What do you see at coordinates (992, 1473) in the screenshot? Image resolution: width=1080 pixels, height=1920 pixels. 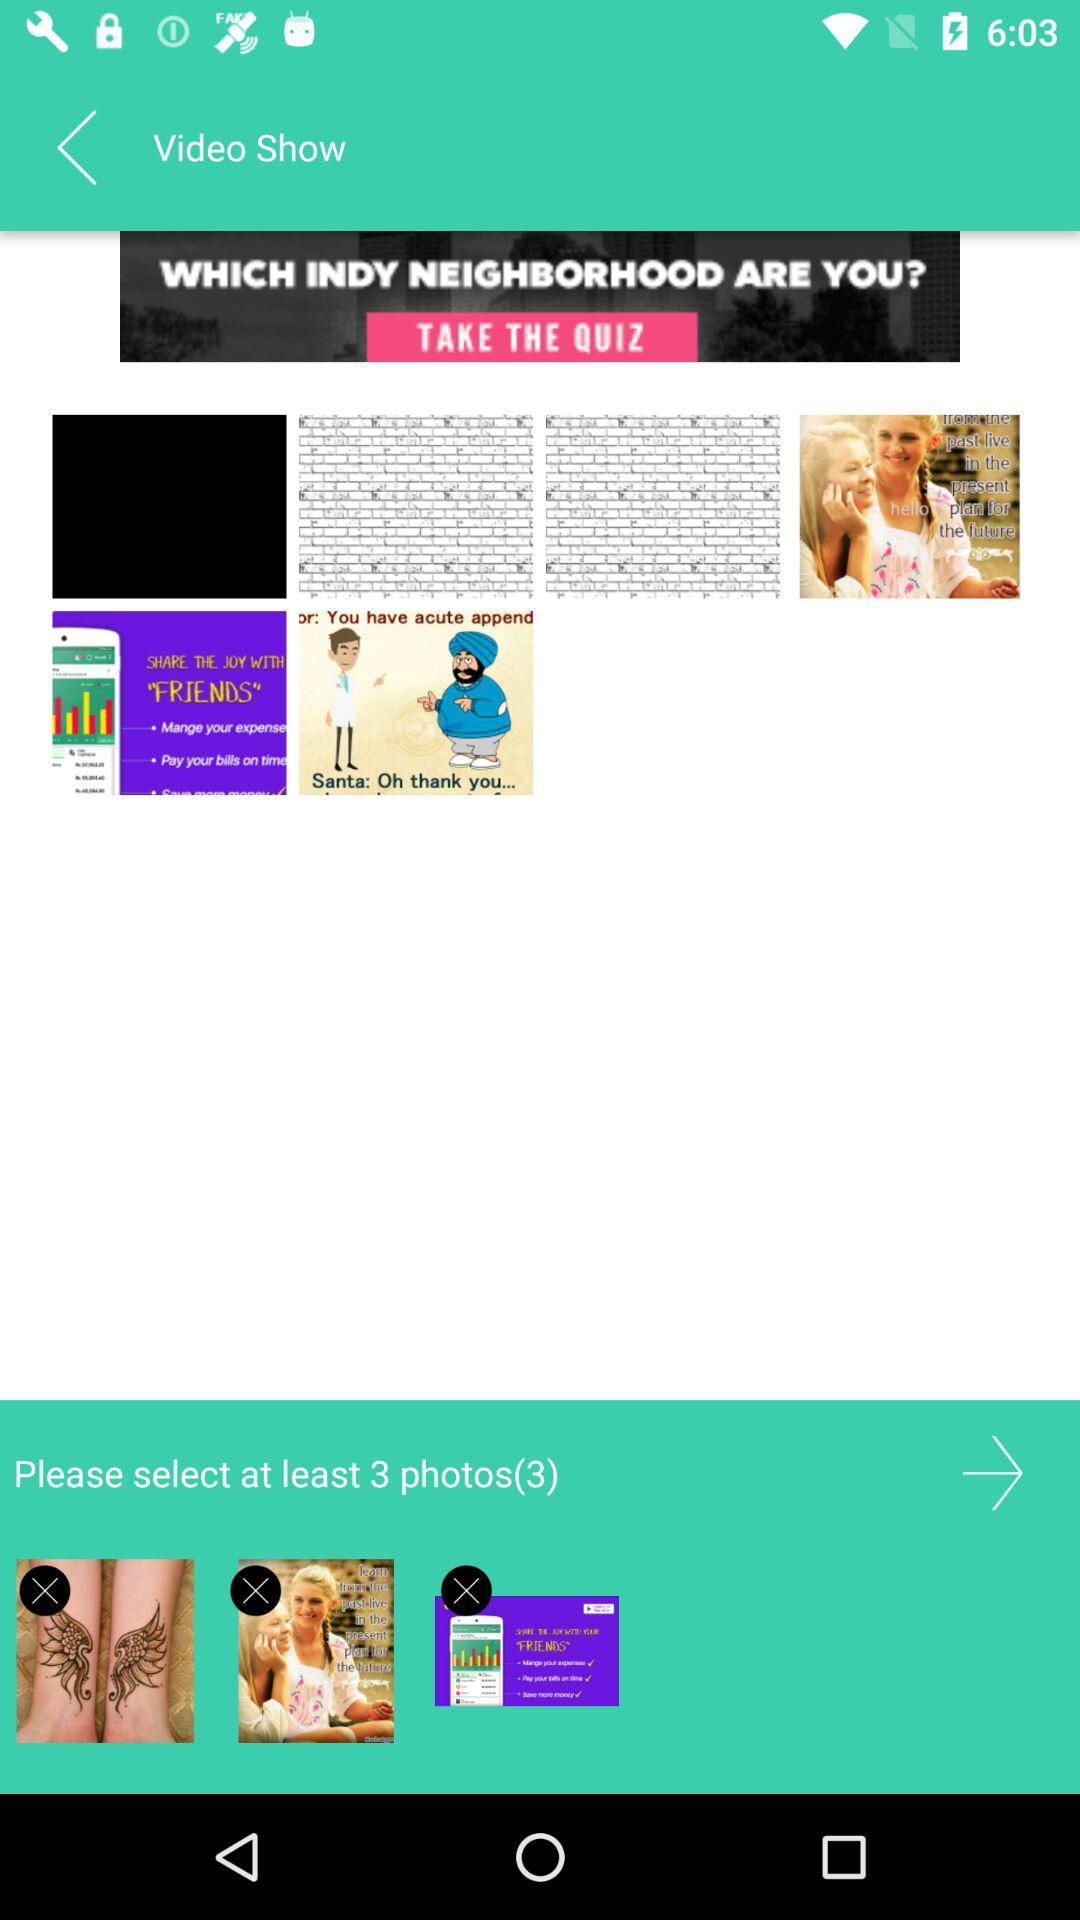 I see `go forward` at bounding box center [992, 1473].